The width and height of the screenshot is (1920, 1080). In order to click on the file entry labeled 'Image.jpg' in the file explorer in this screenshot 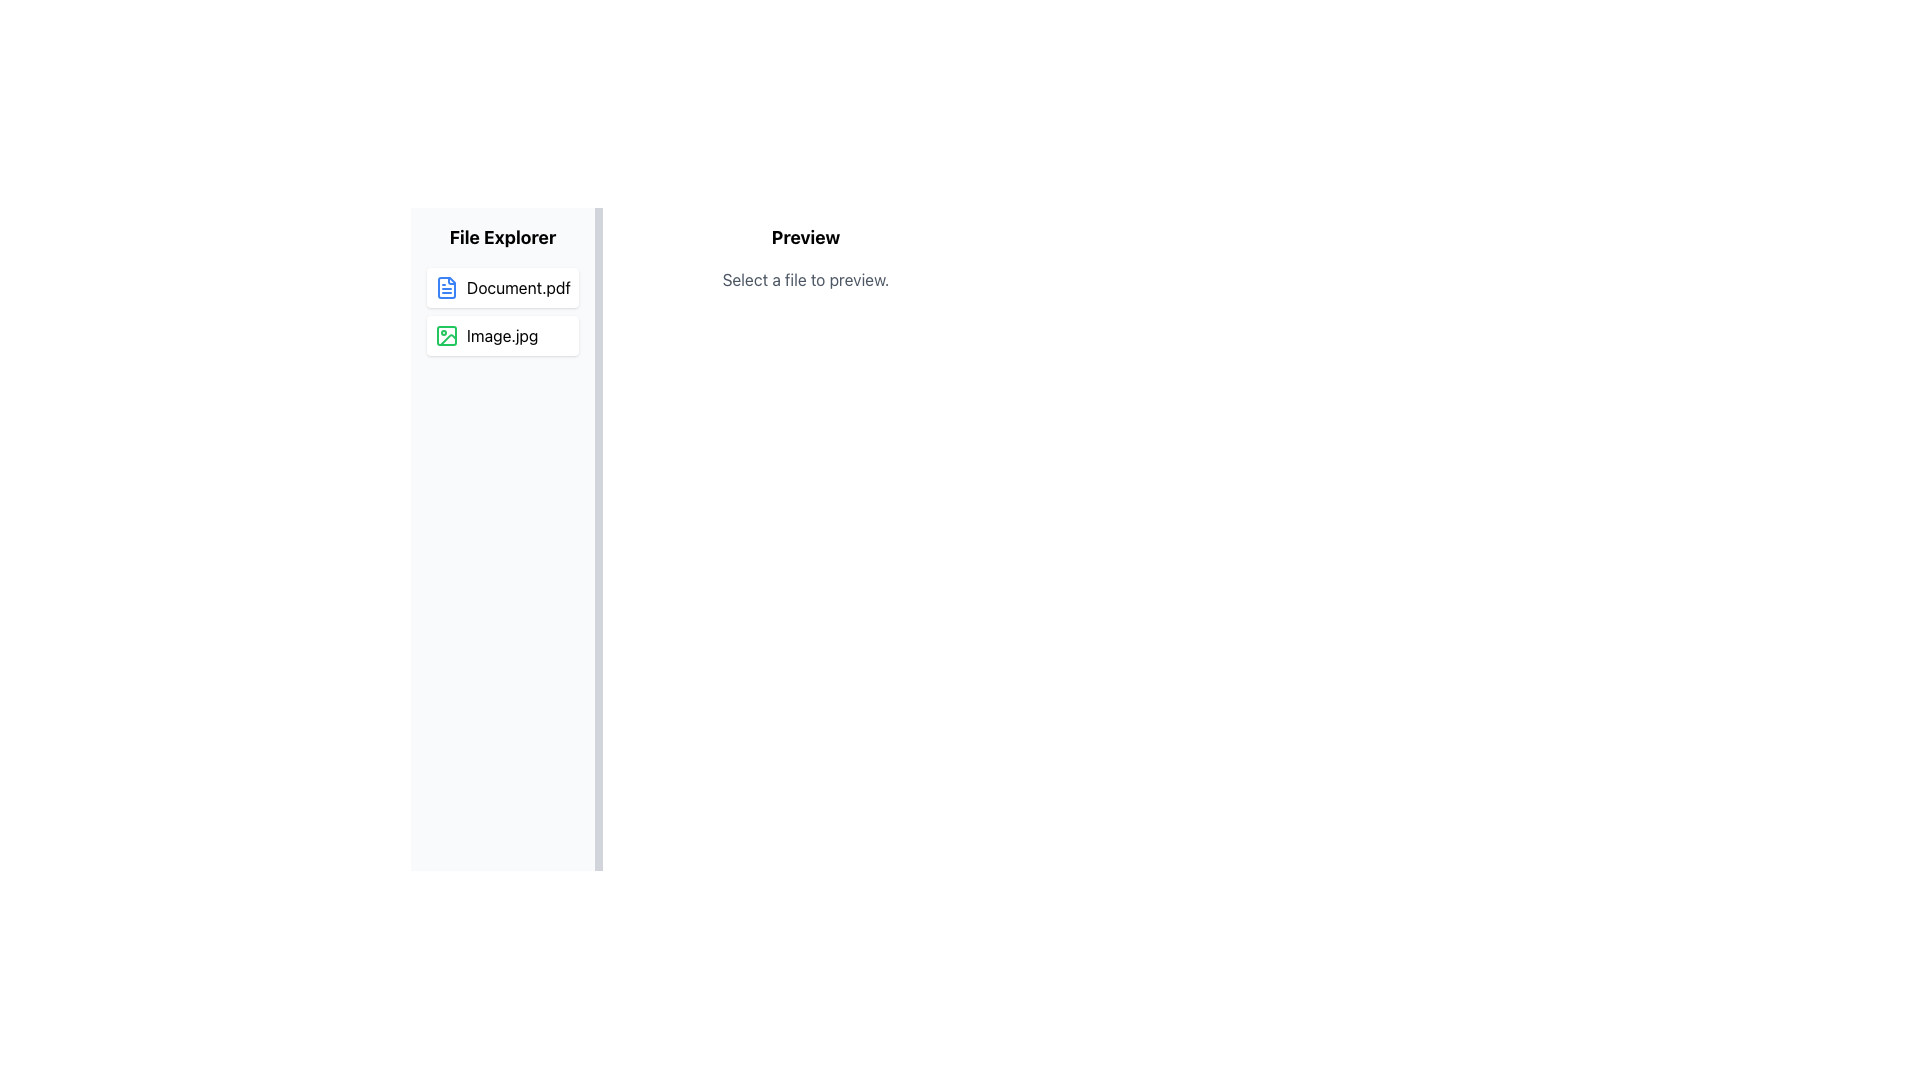, I will do `click(503, 334)`.